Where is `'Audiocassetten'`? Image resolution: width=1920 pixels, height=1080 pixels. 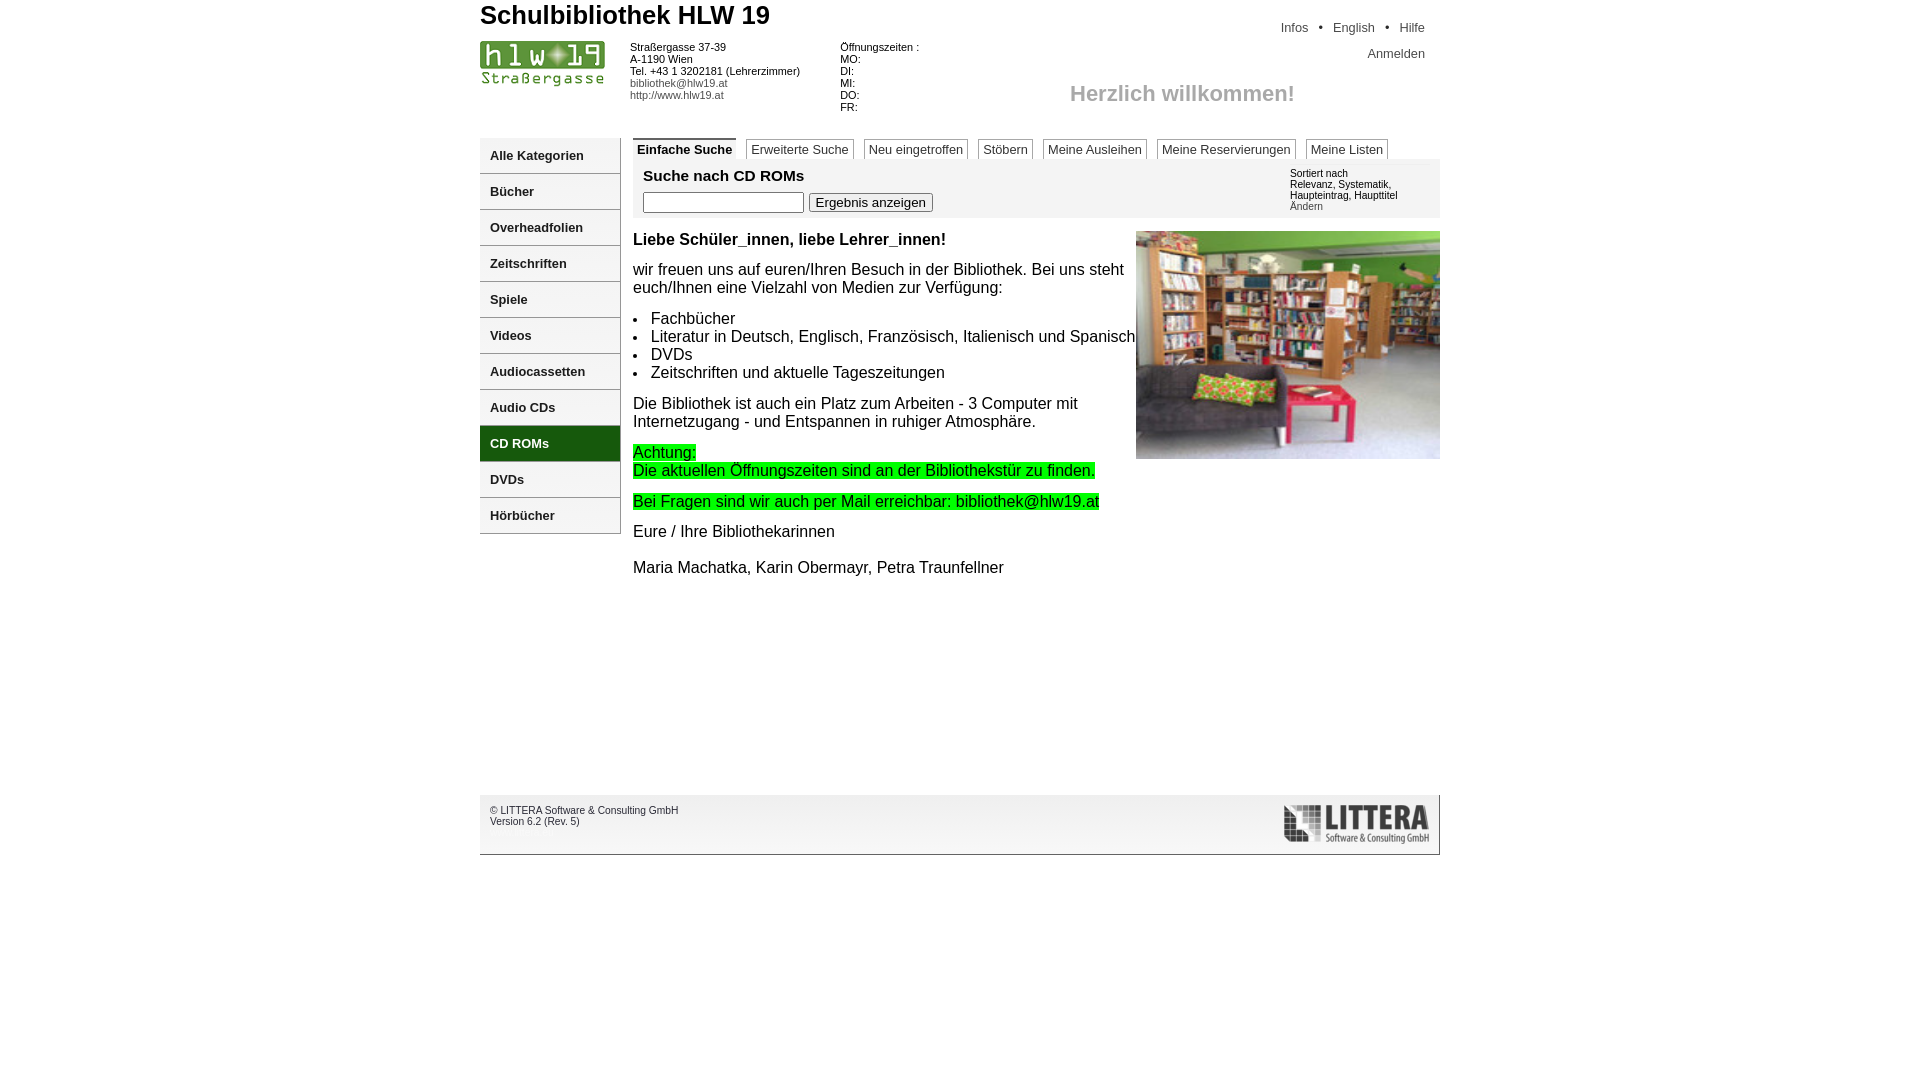
'Audiocassetten' is located at coordinates (480, 371).